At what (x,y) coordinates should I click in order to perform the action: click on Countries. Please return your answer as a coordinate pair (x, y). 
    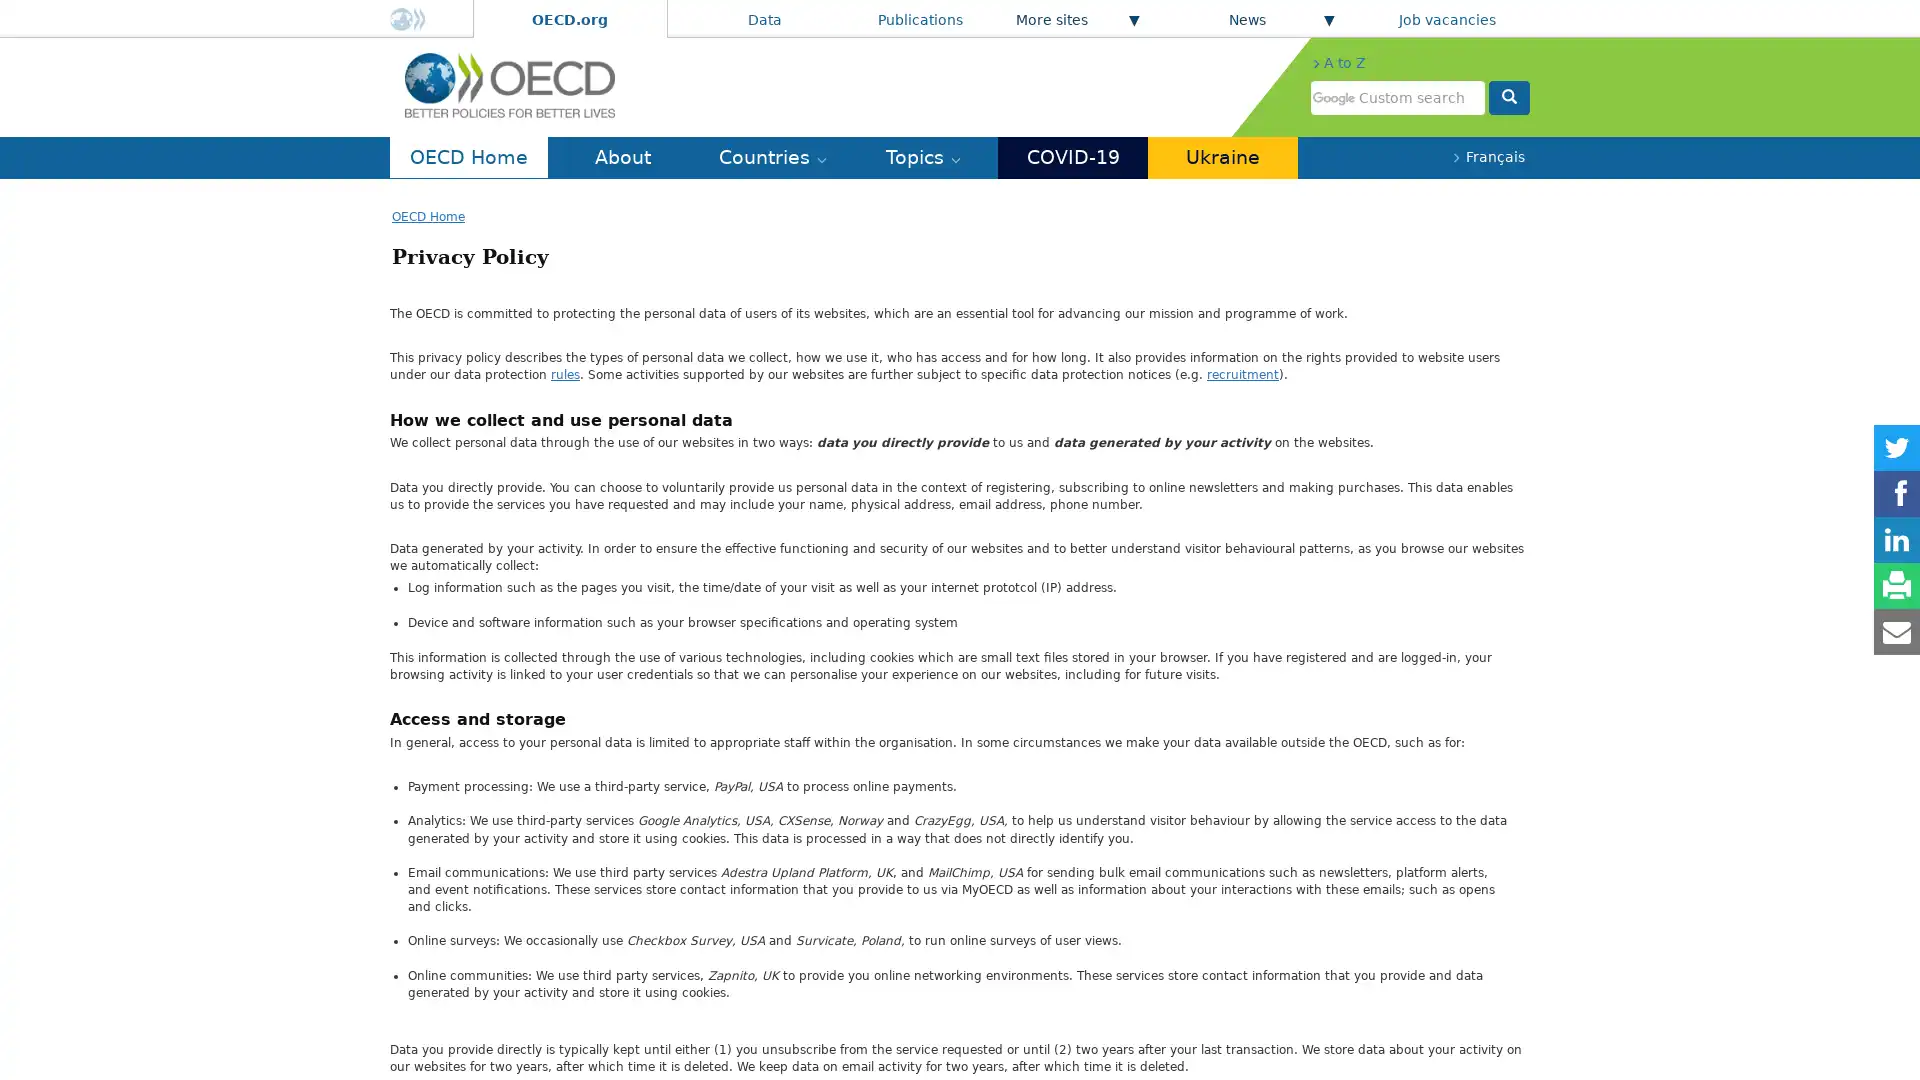
    Looking at the image, I should click on (771, 156).